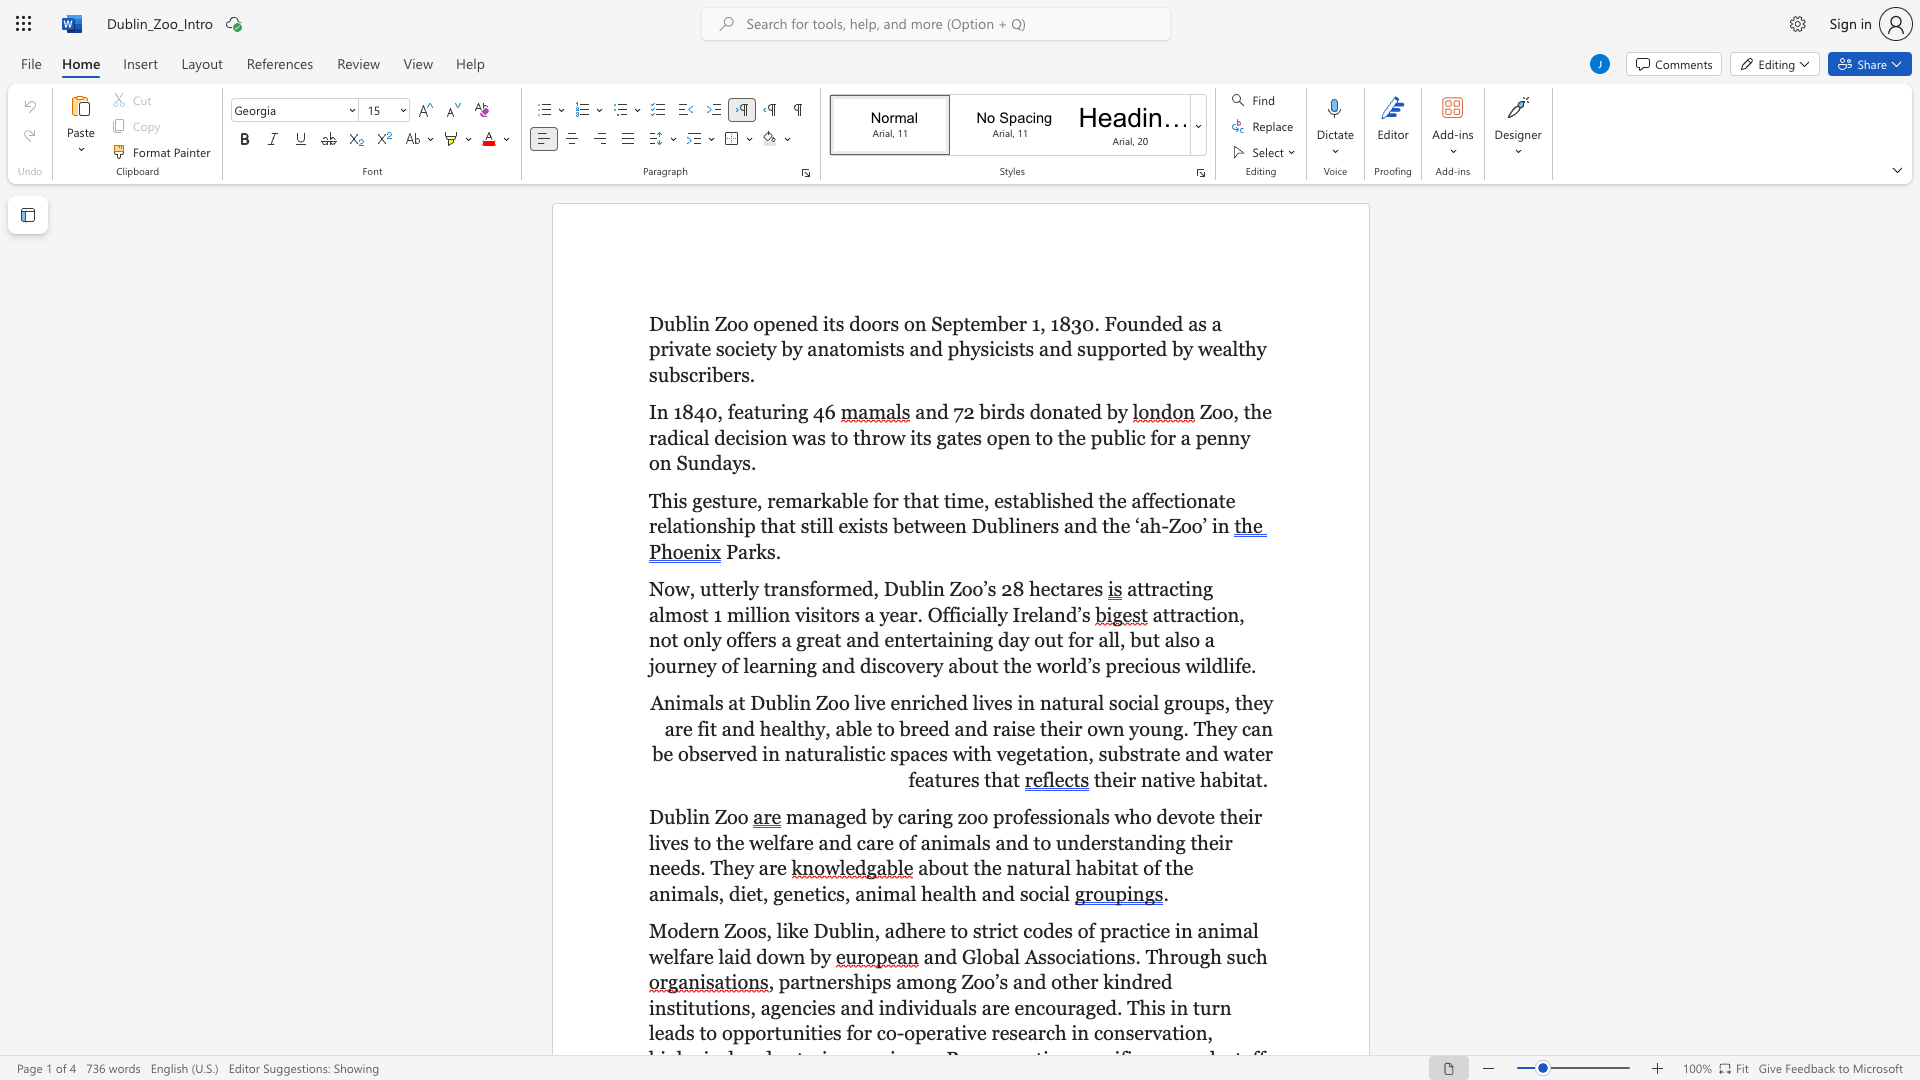 This screenshot has width=1920, height=1080. What do you see at coordinates (1200, 955) in the screenshot?
I see `the subset text "gh su" within the text "and Global Associations. Through such"` at bounding box center [1200, 955].